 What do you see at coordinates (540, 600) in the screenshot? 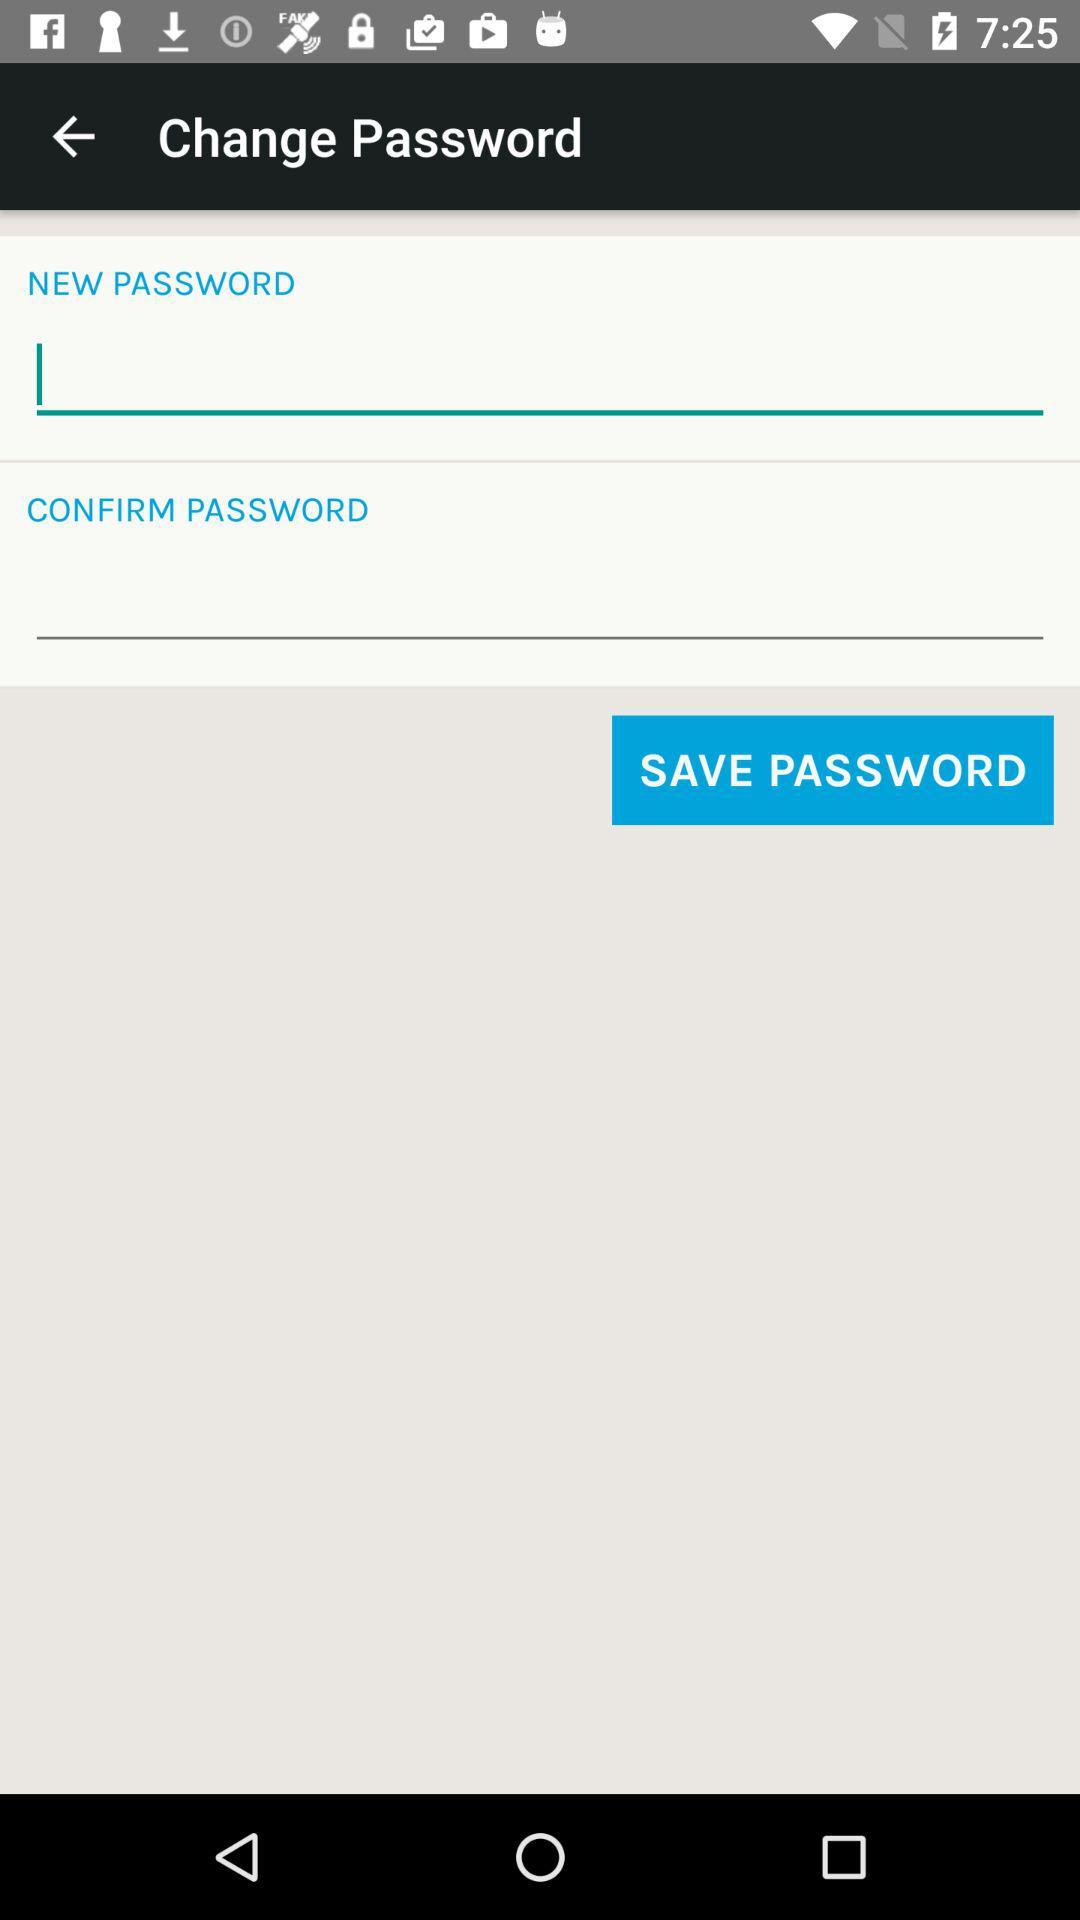
I see `re enter password` at bounding box center [540, 600].